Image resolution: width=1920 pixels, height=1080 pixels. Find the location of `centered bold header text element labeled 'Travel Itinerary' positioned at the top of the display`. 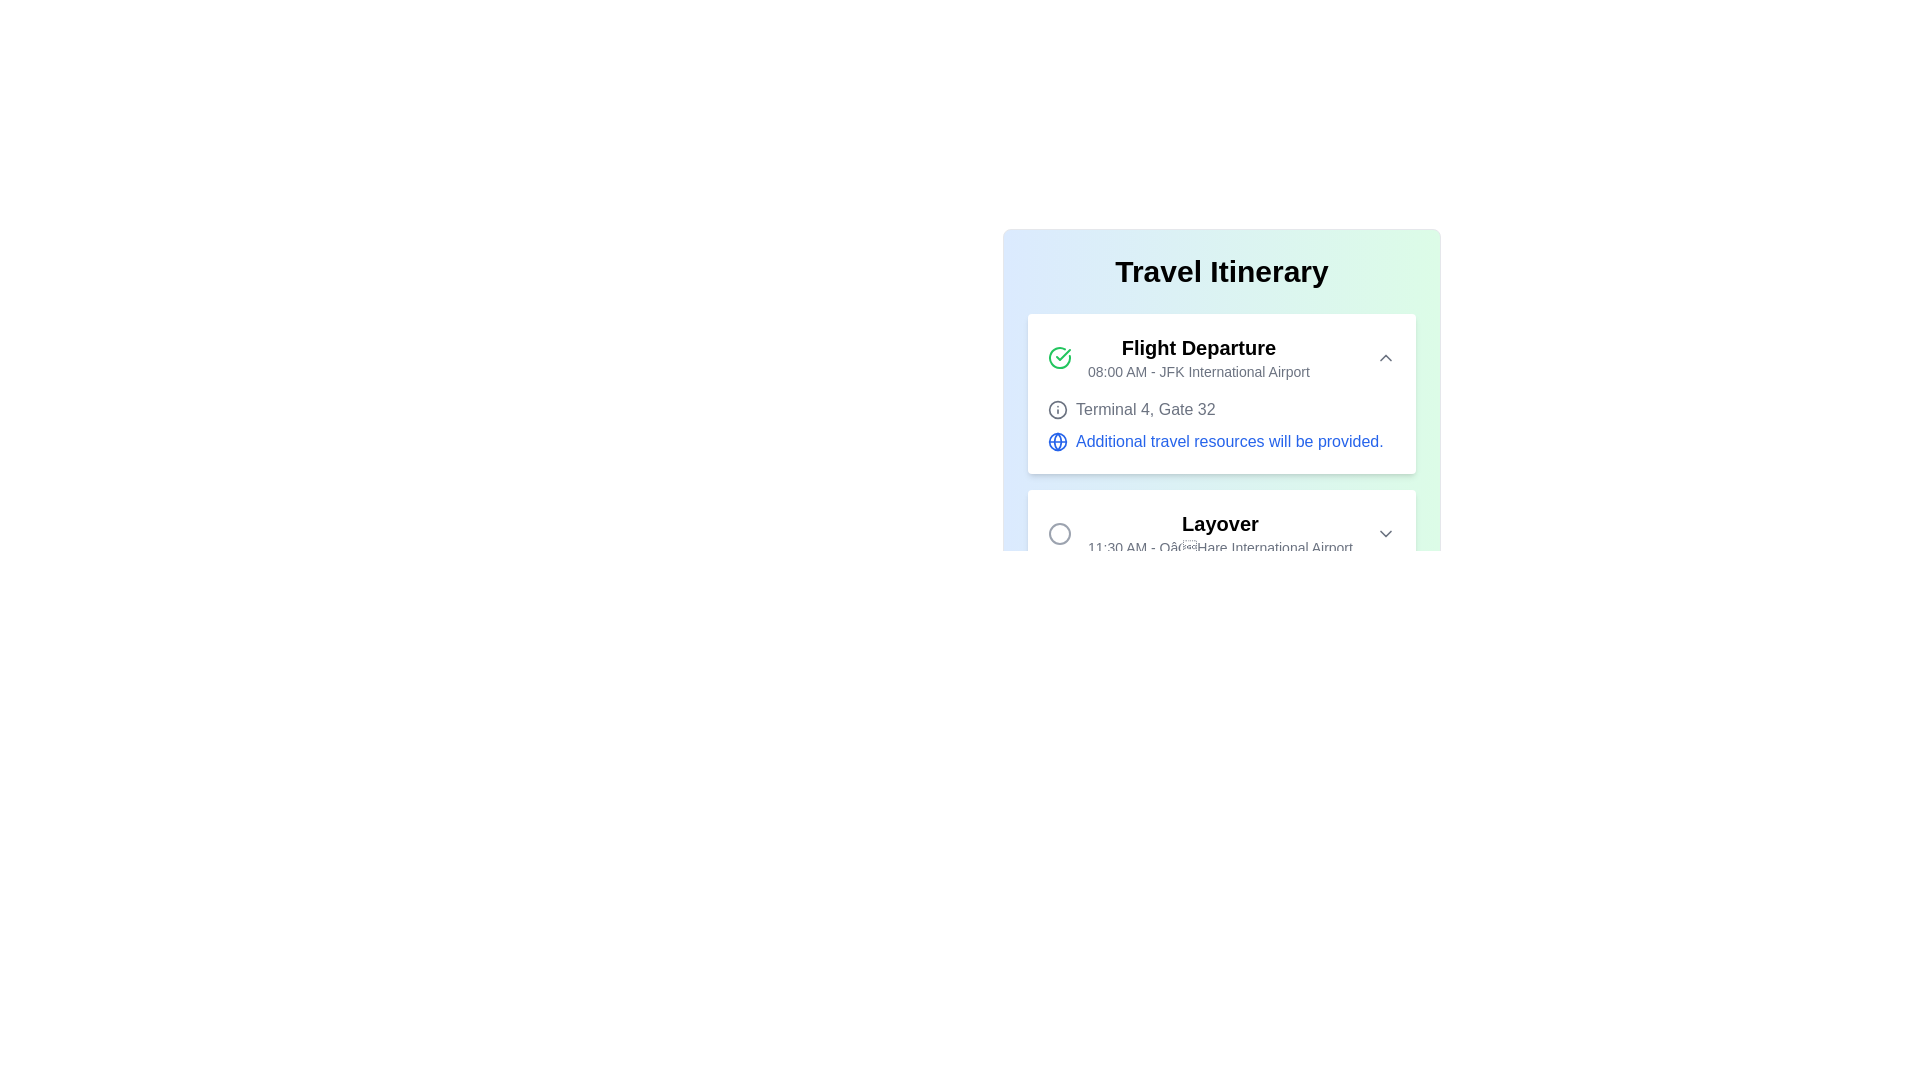

centered bold header text element labeled 'Travel Itinerary' positioned at the top of the display is located at coordinates (1221, 272).